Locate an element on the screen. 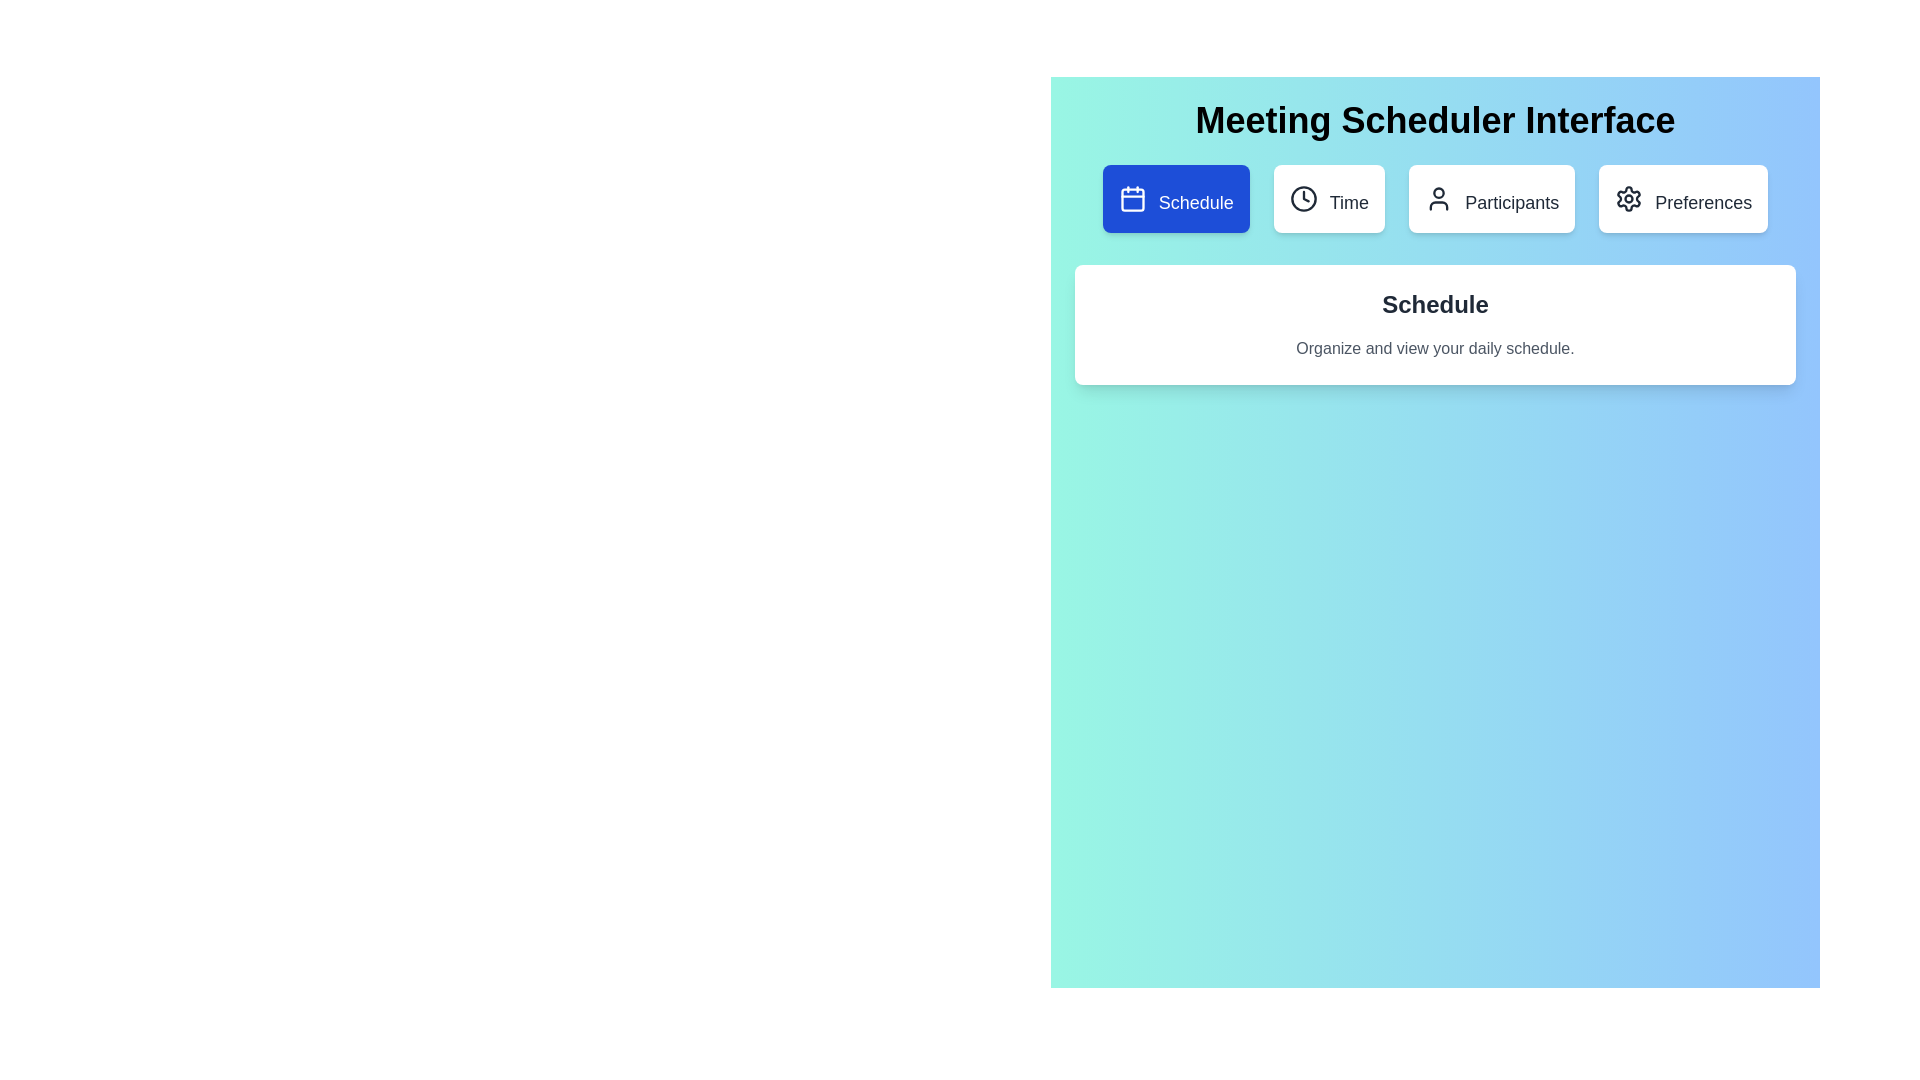  the rightmost button in a horizontal row of four buttons at the top of the interface is located at coordinates (1682, 199).